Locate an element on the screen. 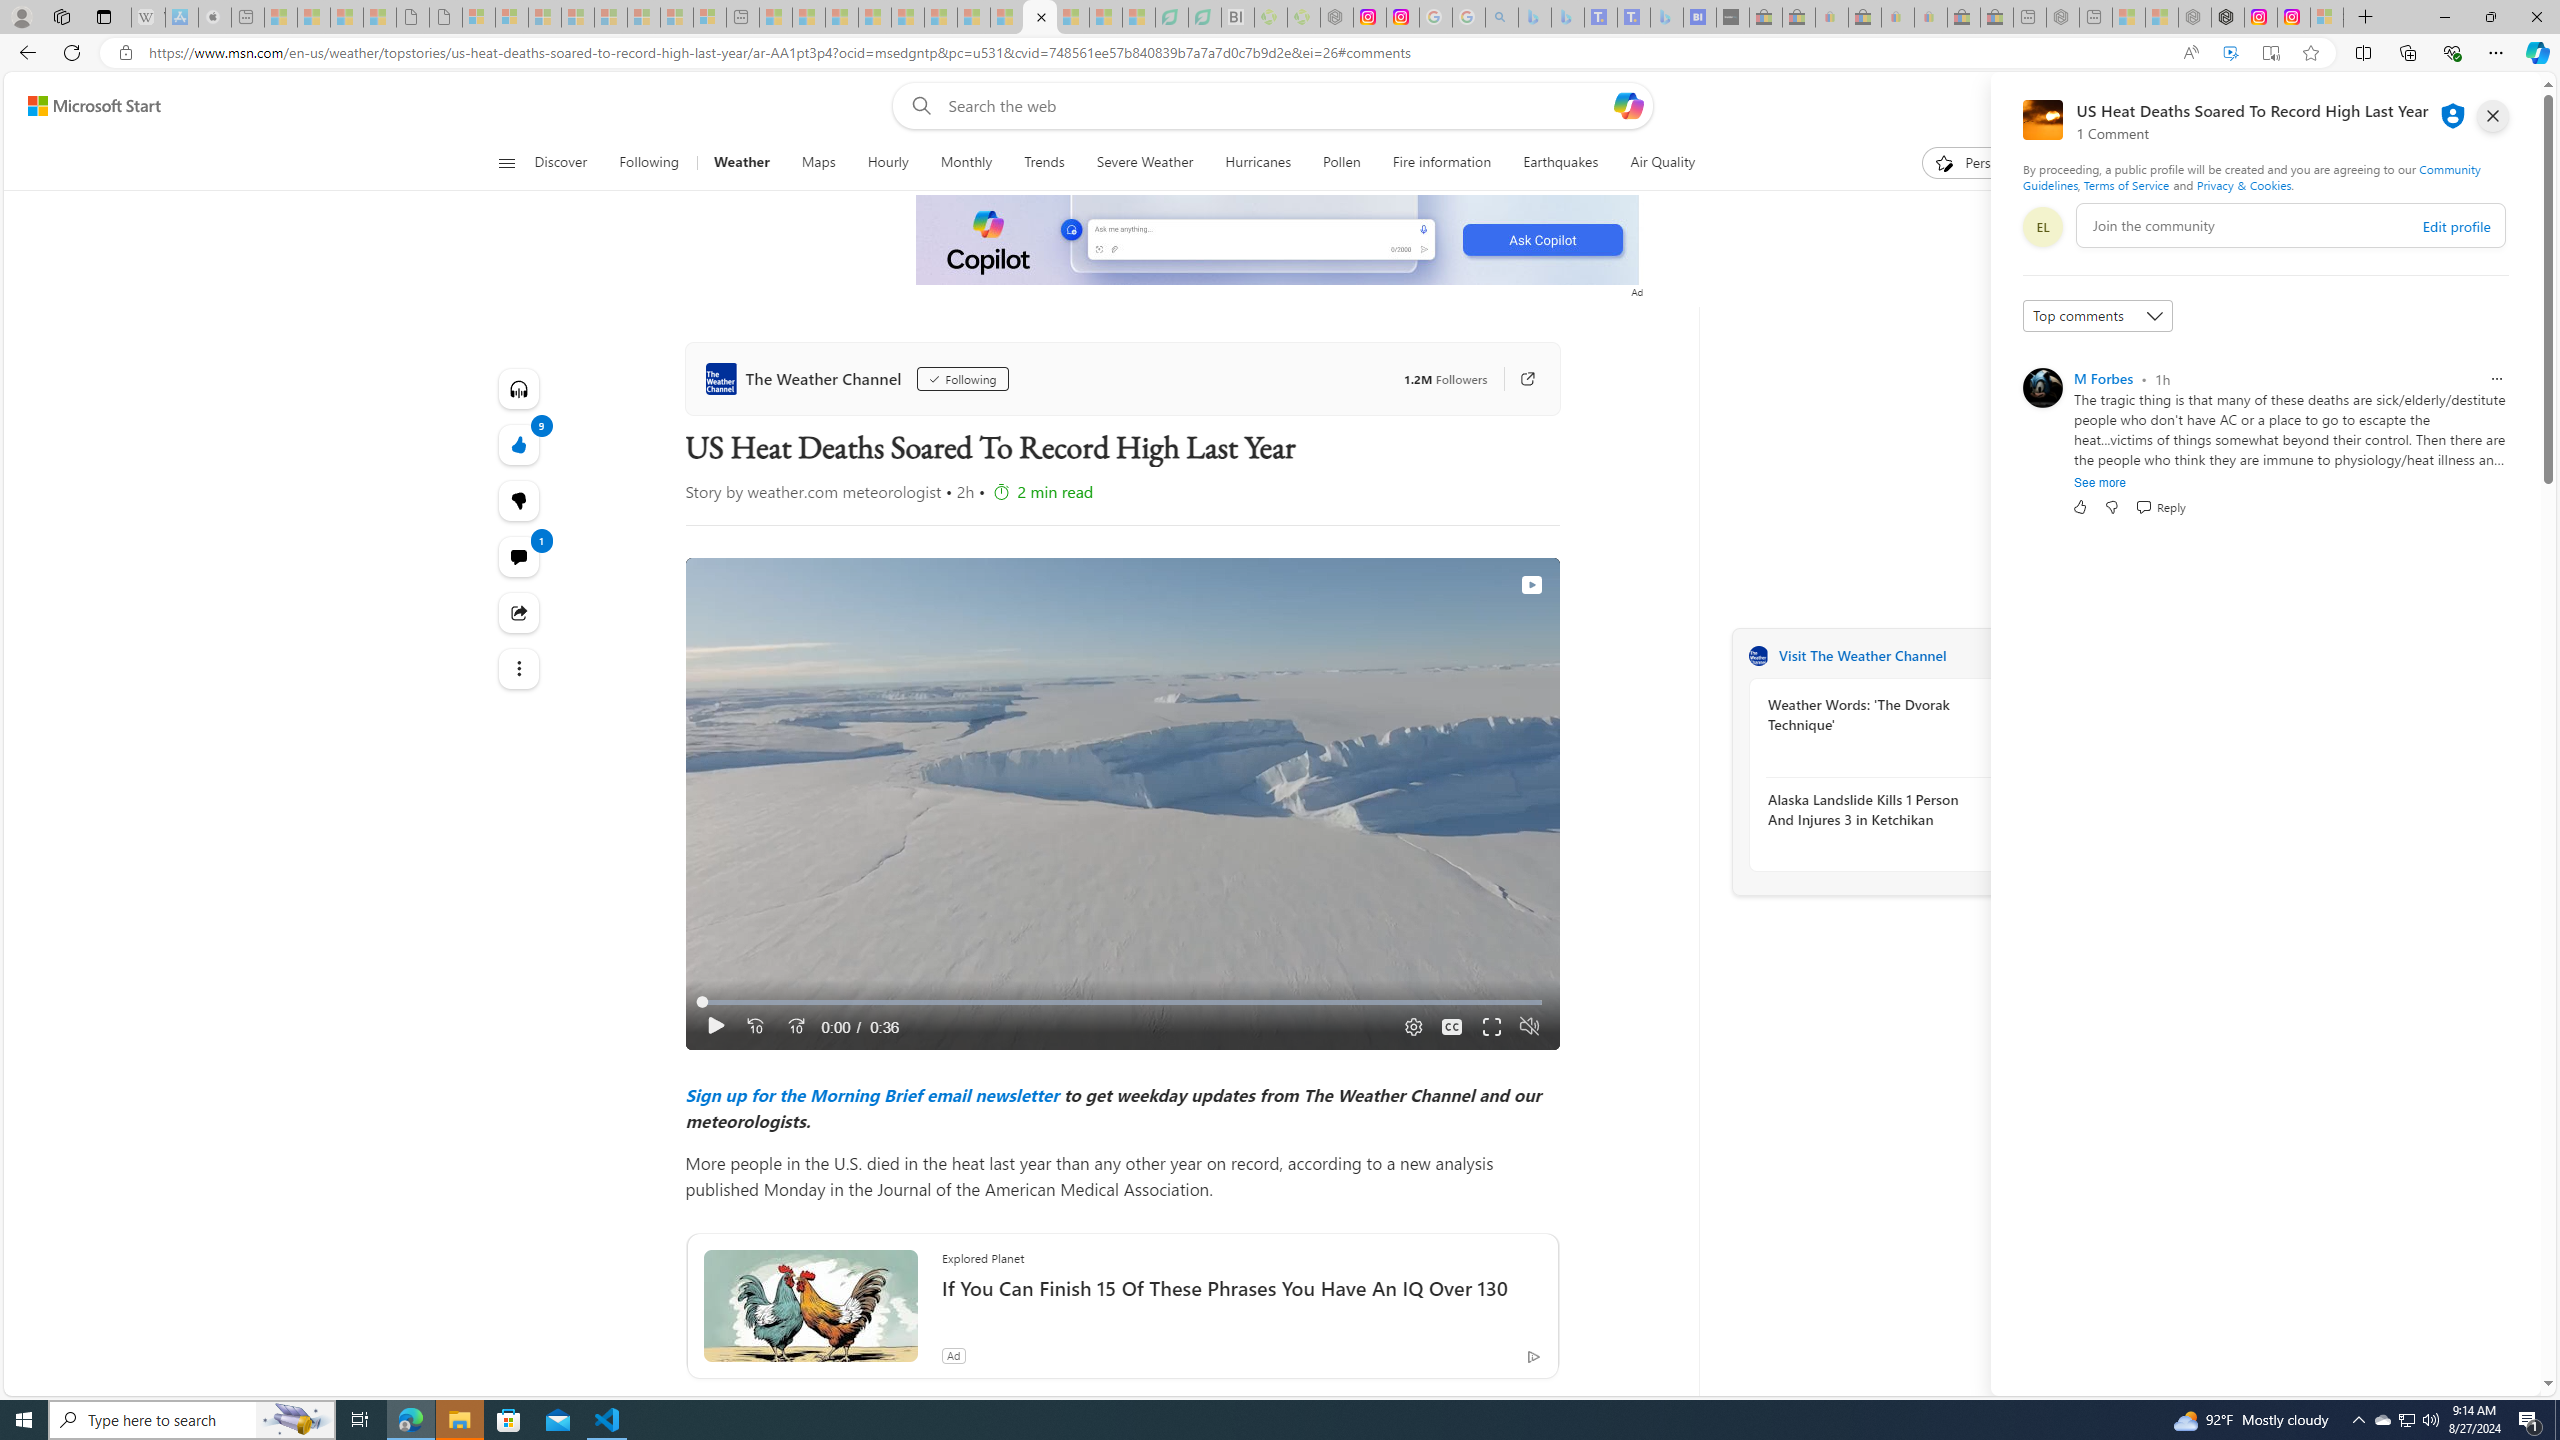 Image resolution: width=2560 pixels, height=1440 pixels. 'Earthquakes' is located at coordinates (1561, 162).